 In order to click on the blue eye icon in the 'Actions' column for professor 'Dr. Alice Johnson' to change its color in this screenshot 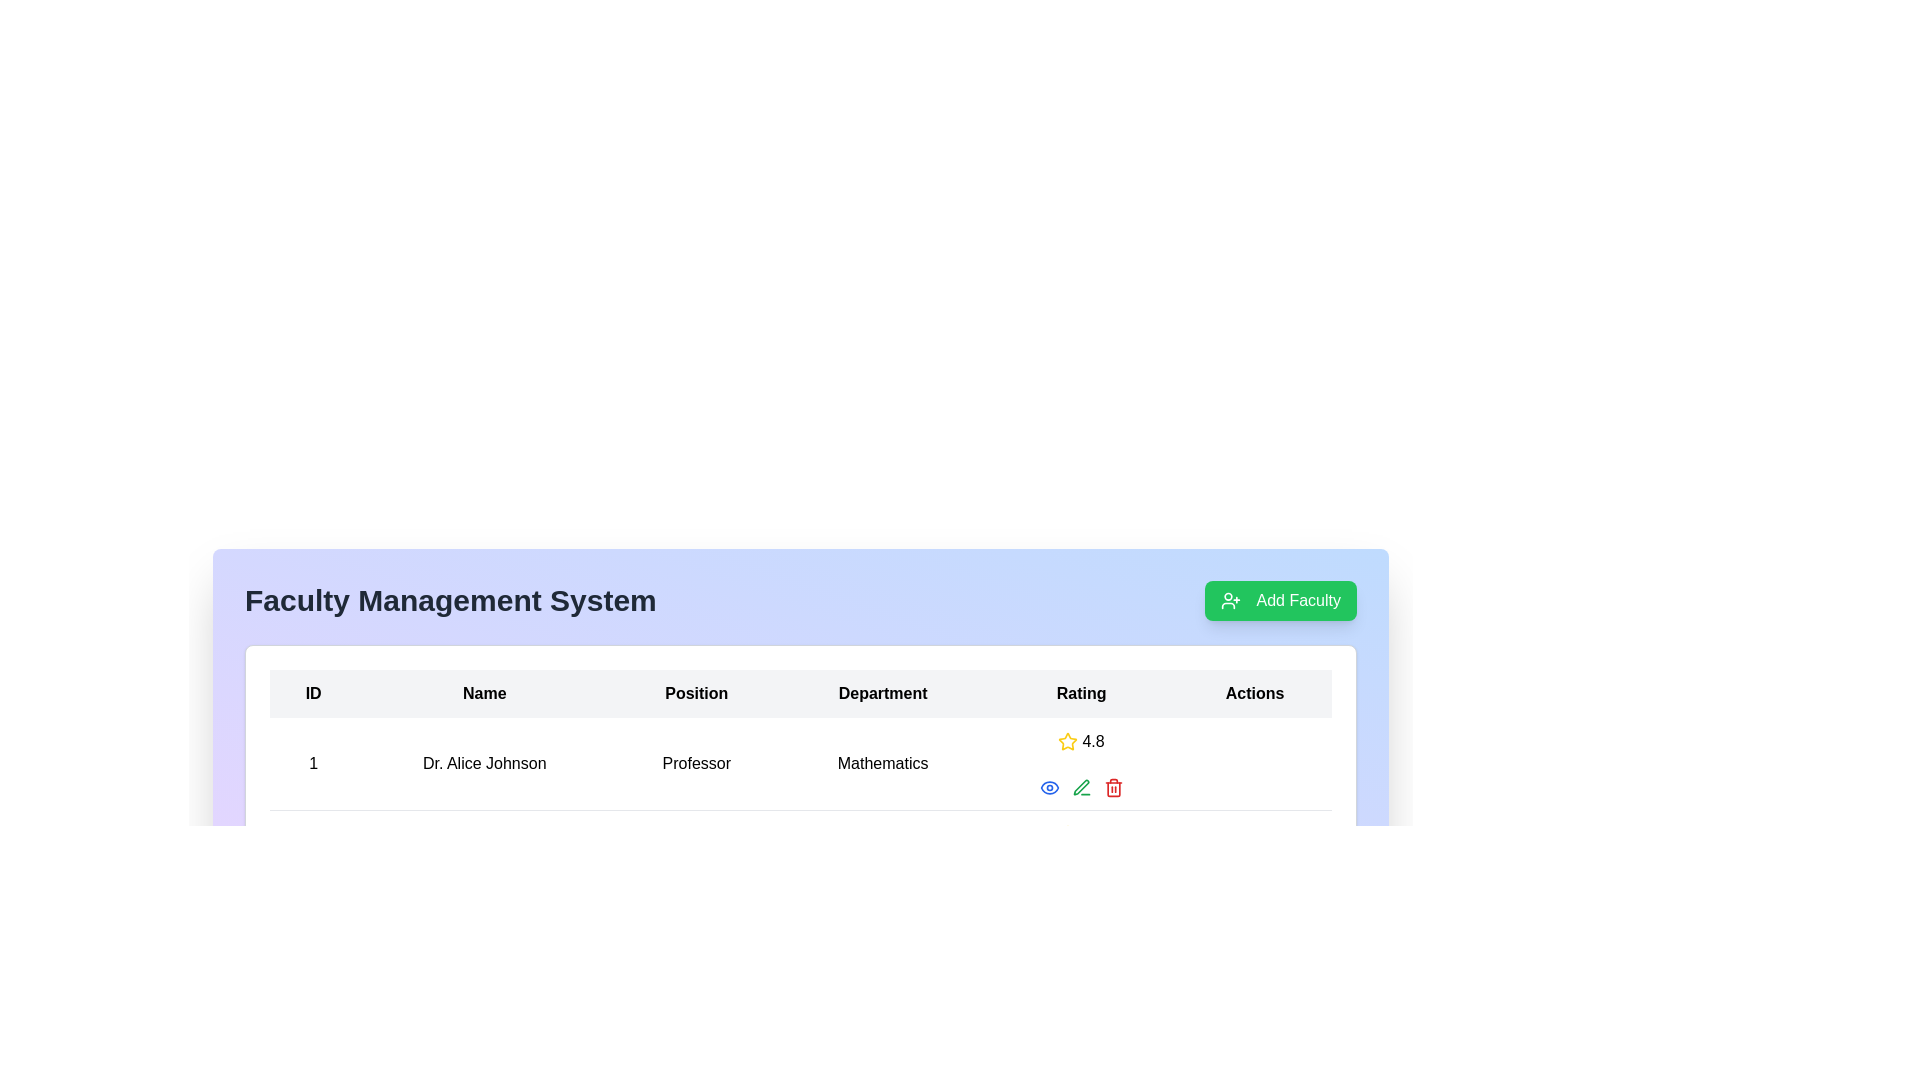, I will do `click(1048, 786)`.